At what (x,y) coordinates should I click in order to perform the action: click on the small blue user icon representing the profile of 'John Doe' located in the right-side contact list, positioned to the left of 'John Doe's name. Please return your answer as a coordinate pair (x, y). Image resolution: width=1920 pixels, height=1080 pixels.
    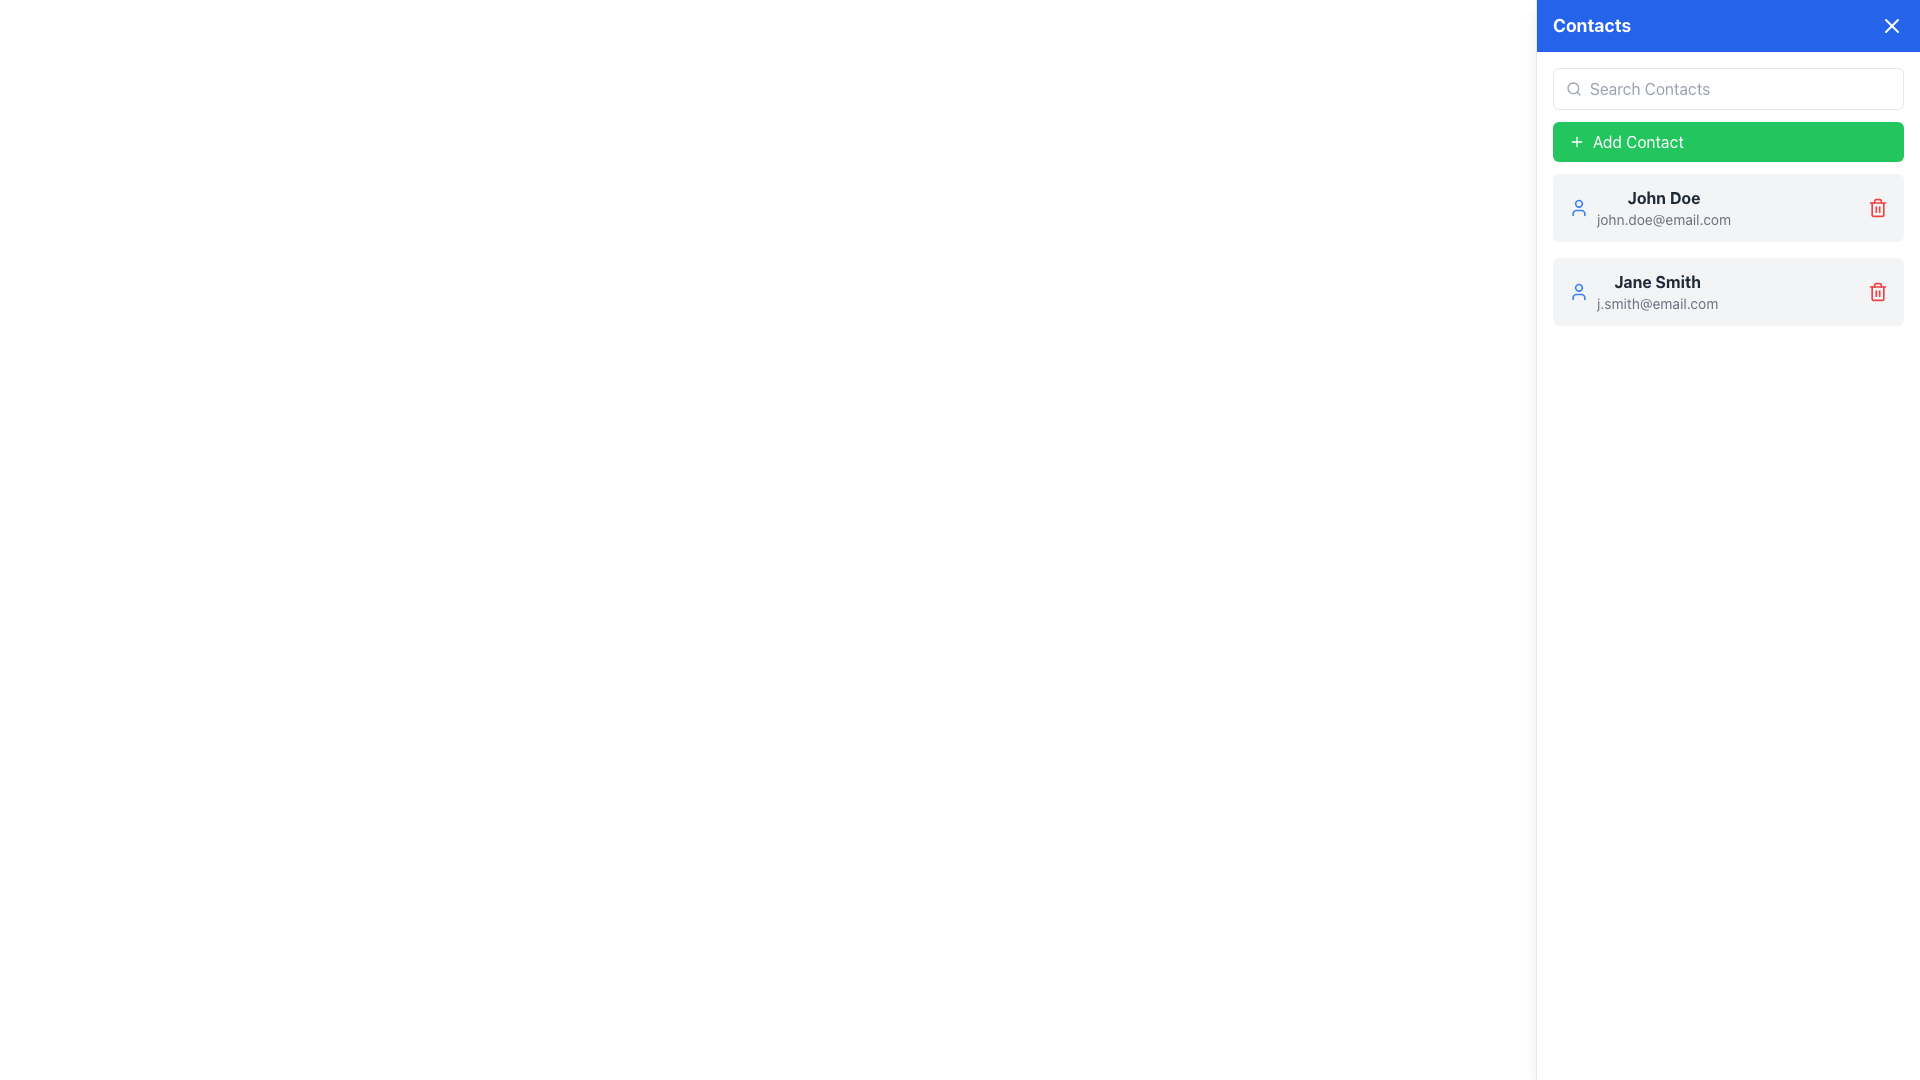
    Looking at the image, I should click on (1578, 208).